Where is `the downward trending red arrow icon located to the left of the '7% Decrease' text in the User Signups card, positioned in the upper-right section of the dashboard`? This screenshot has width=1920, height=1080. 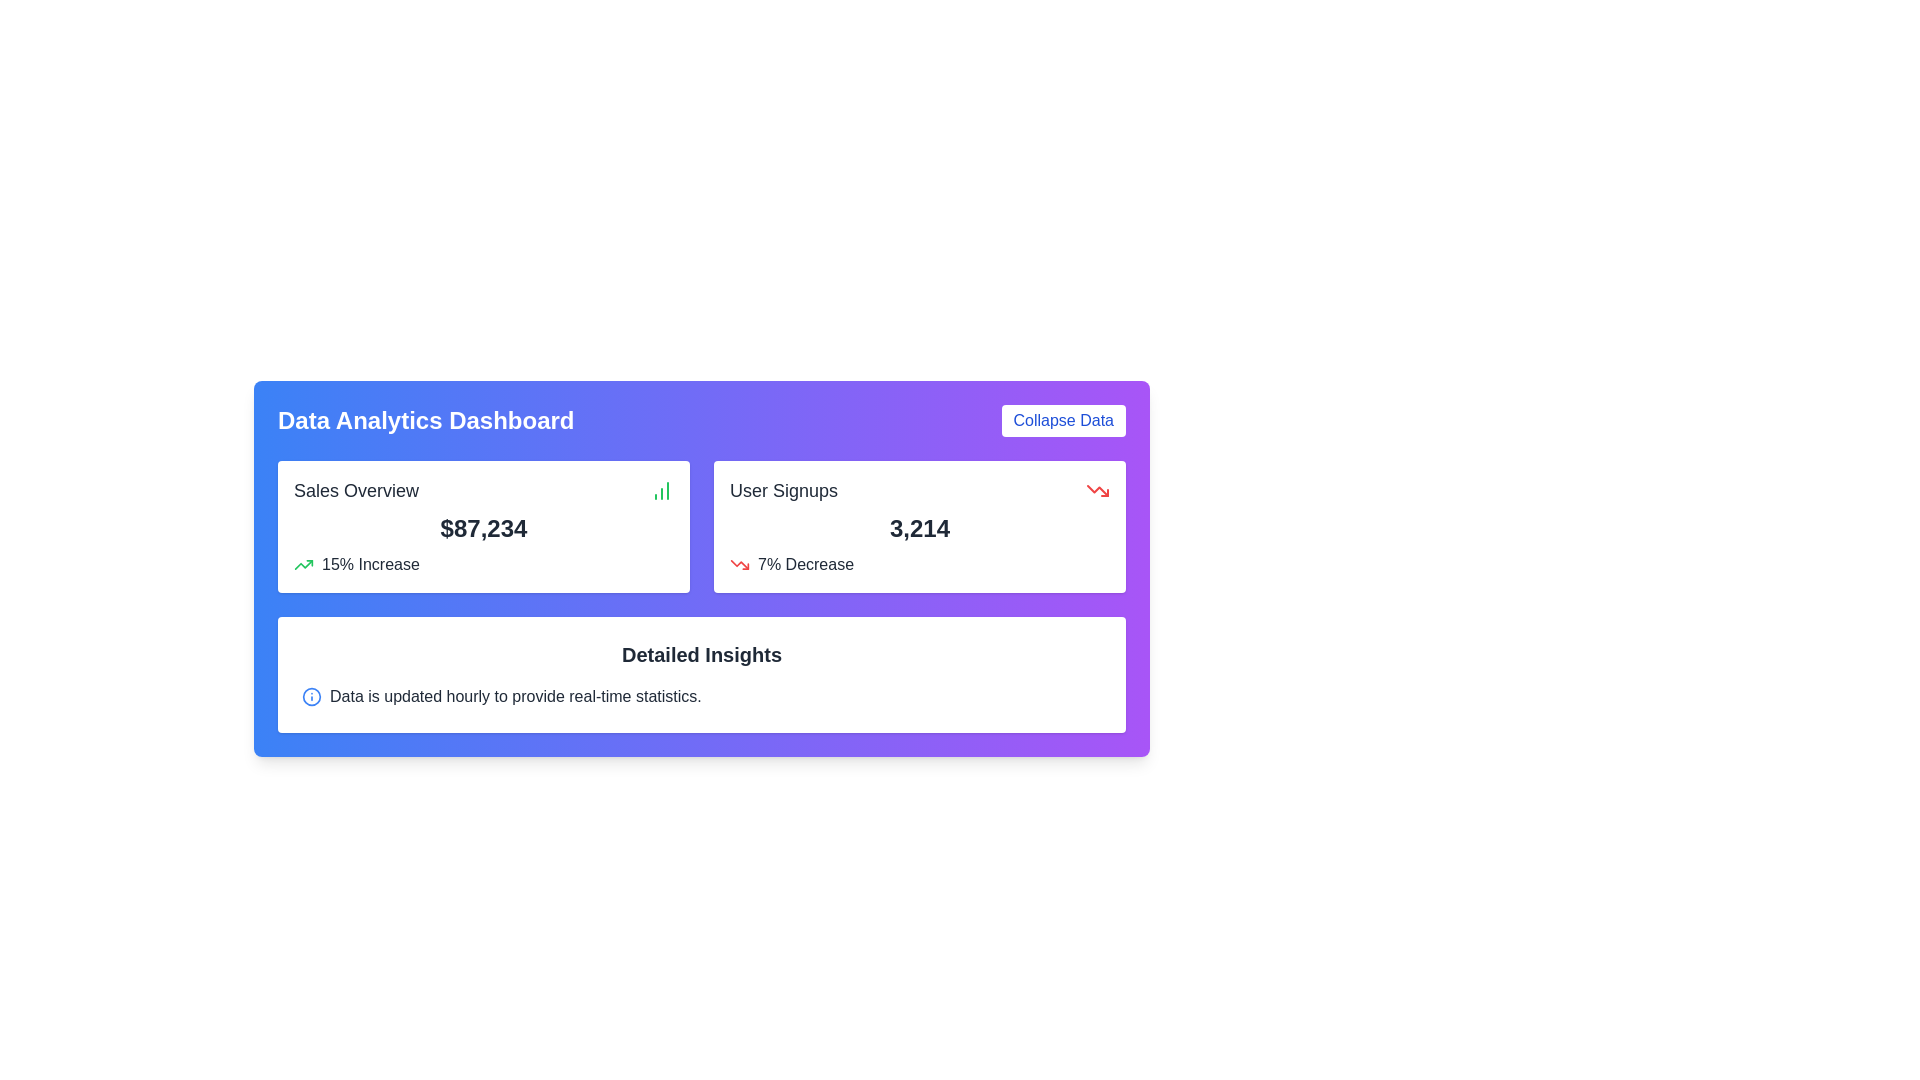 the downward trending red arrow icon located to the left of the '7% Decrease' text in the User Signups card, positioned in the upper-right section of the dashboard is located at coordinates (738, 564).